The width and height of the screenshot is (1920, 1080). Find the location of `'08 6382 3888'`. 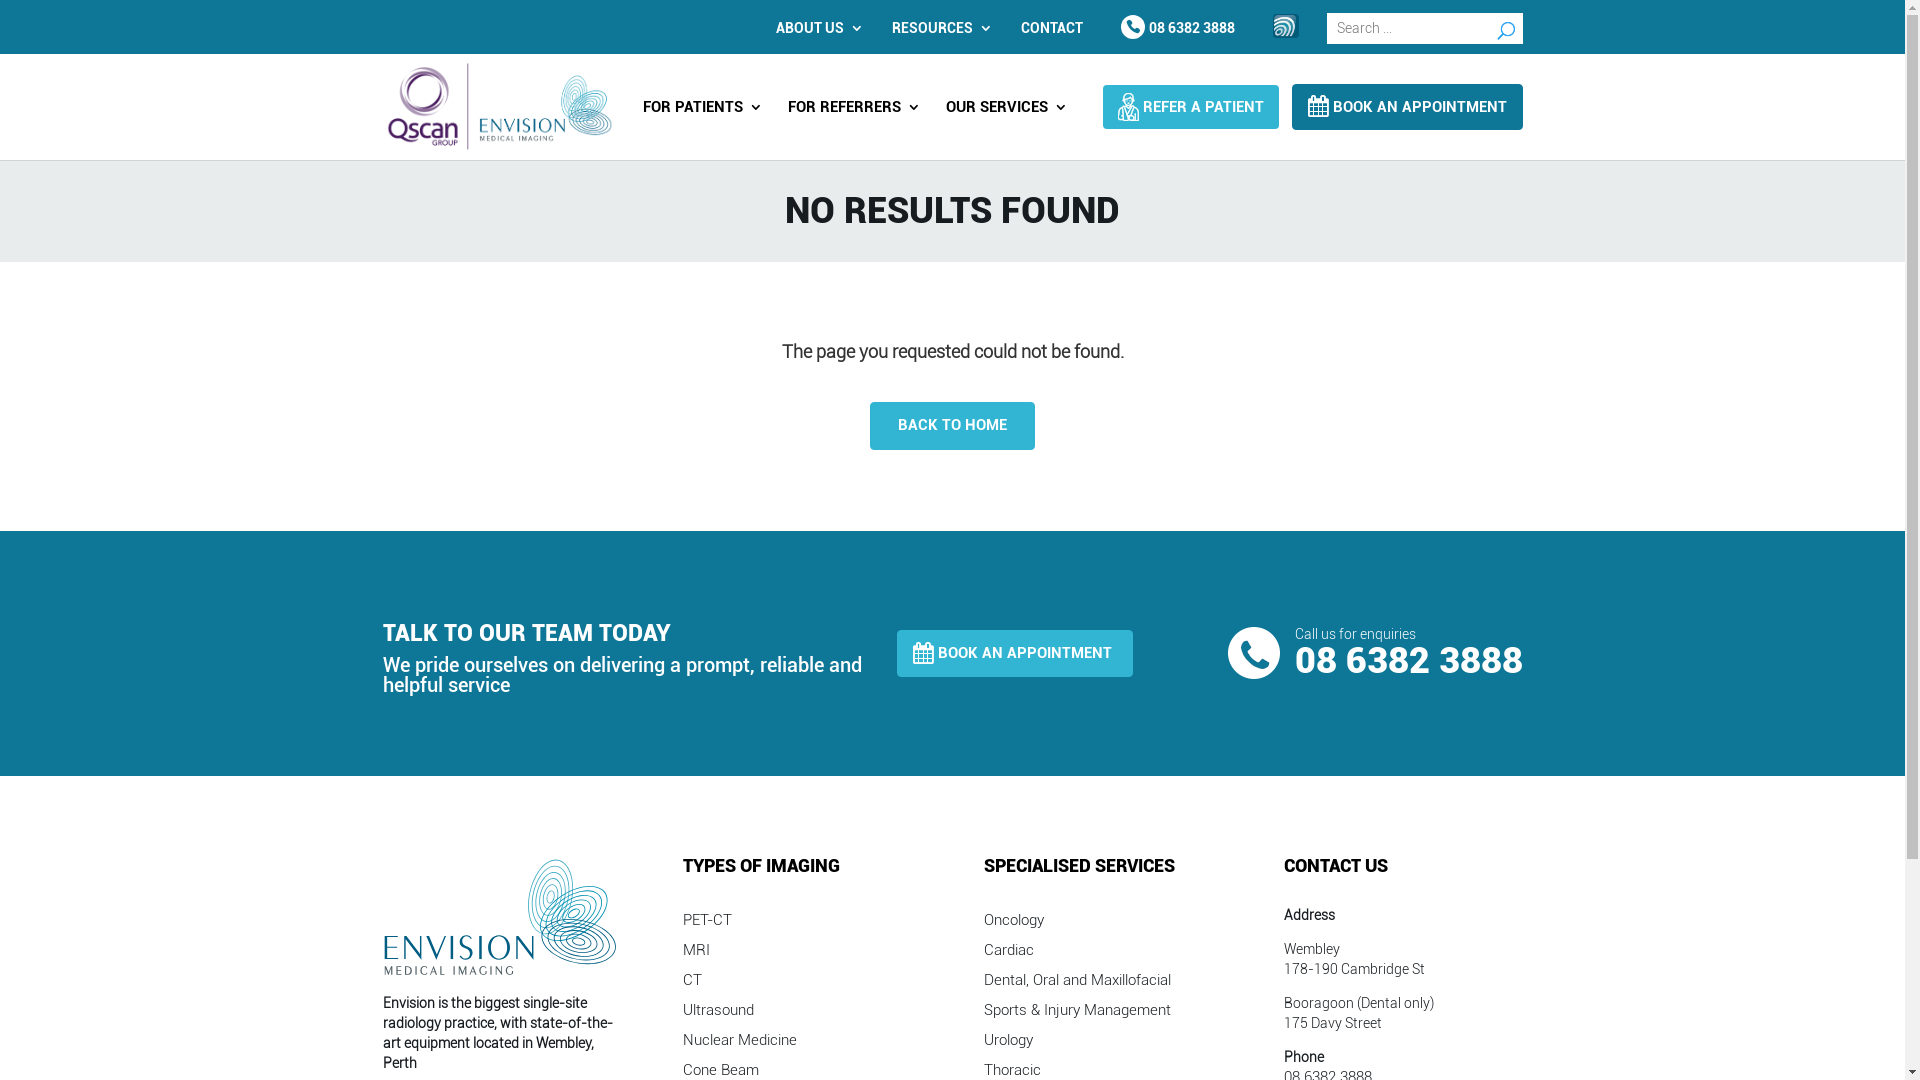

'08 6382 3888' is located at coordinates (1177, 27).